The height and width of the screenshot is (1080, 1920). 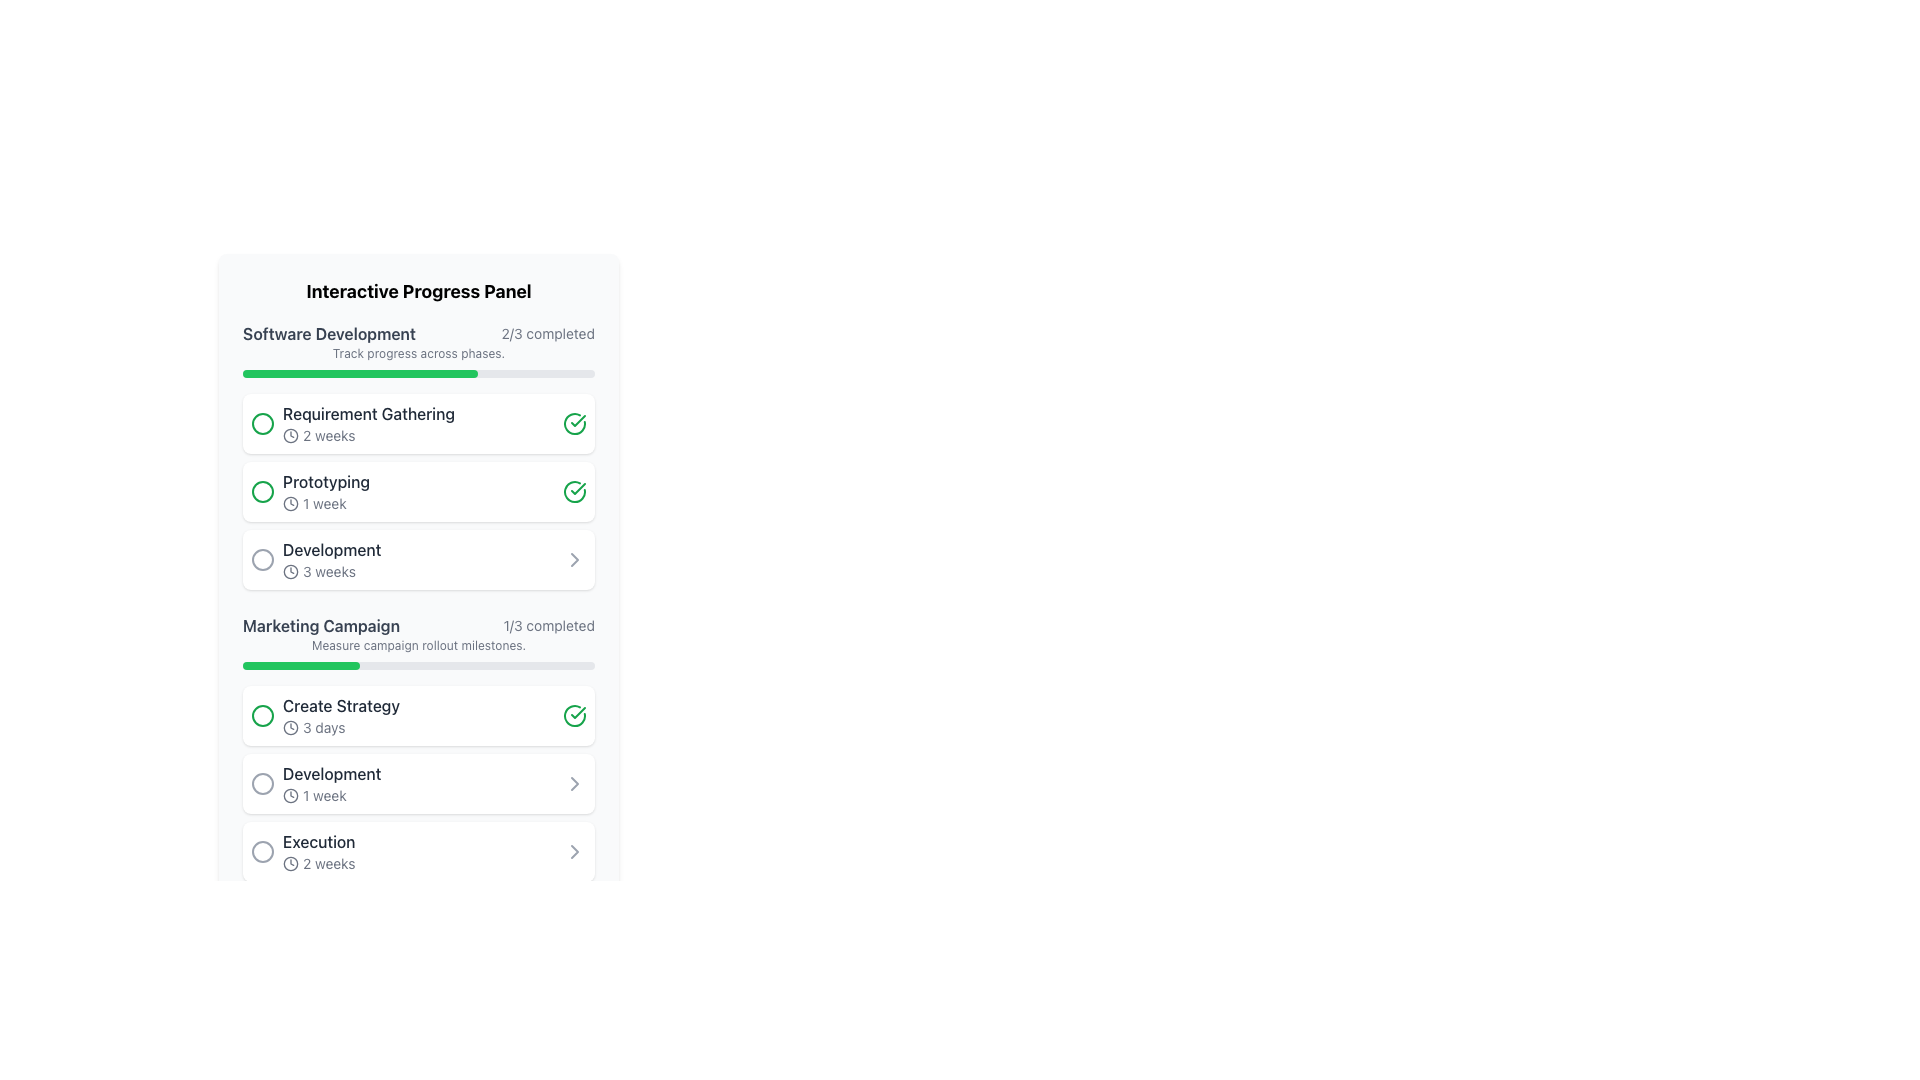 What do you see at coordinates (417, 374) in the screenshot?
I see `the horizontally oriented progress bar located beneath the label 'Track progress across phases.' and the section title 'Software Development 2/3 completed'` at bounding box center [417, 374].